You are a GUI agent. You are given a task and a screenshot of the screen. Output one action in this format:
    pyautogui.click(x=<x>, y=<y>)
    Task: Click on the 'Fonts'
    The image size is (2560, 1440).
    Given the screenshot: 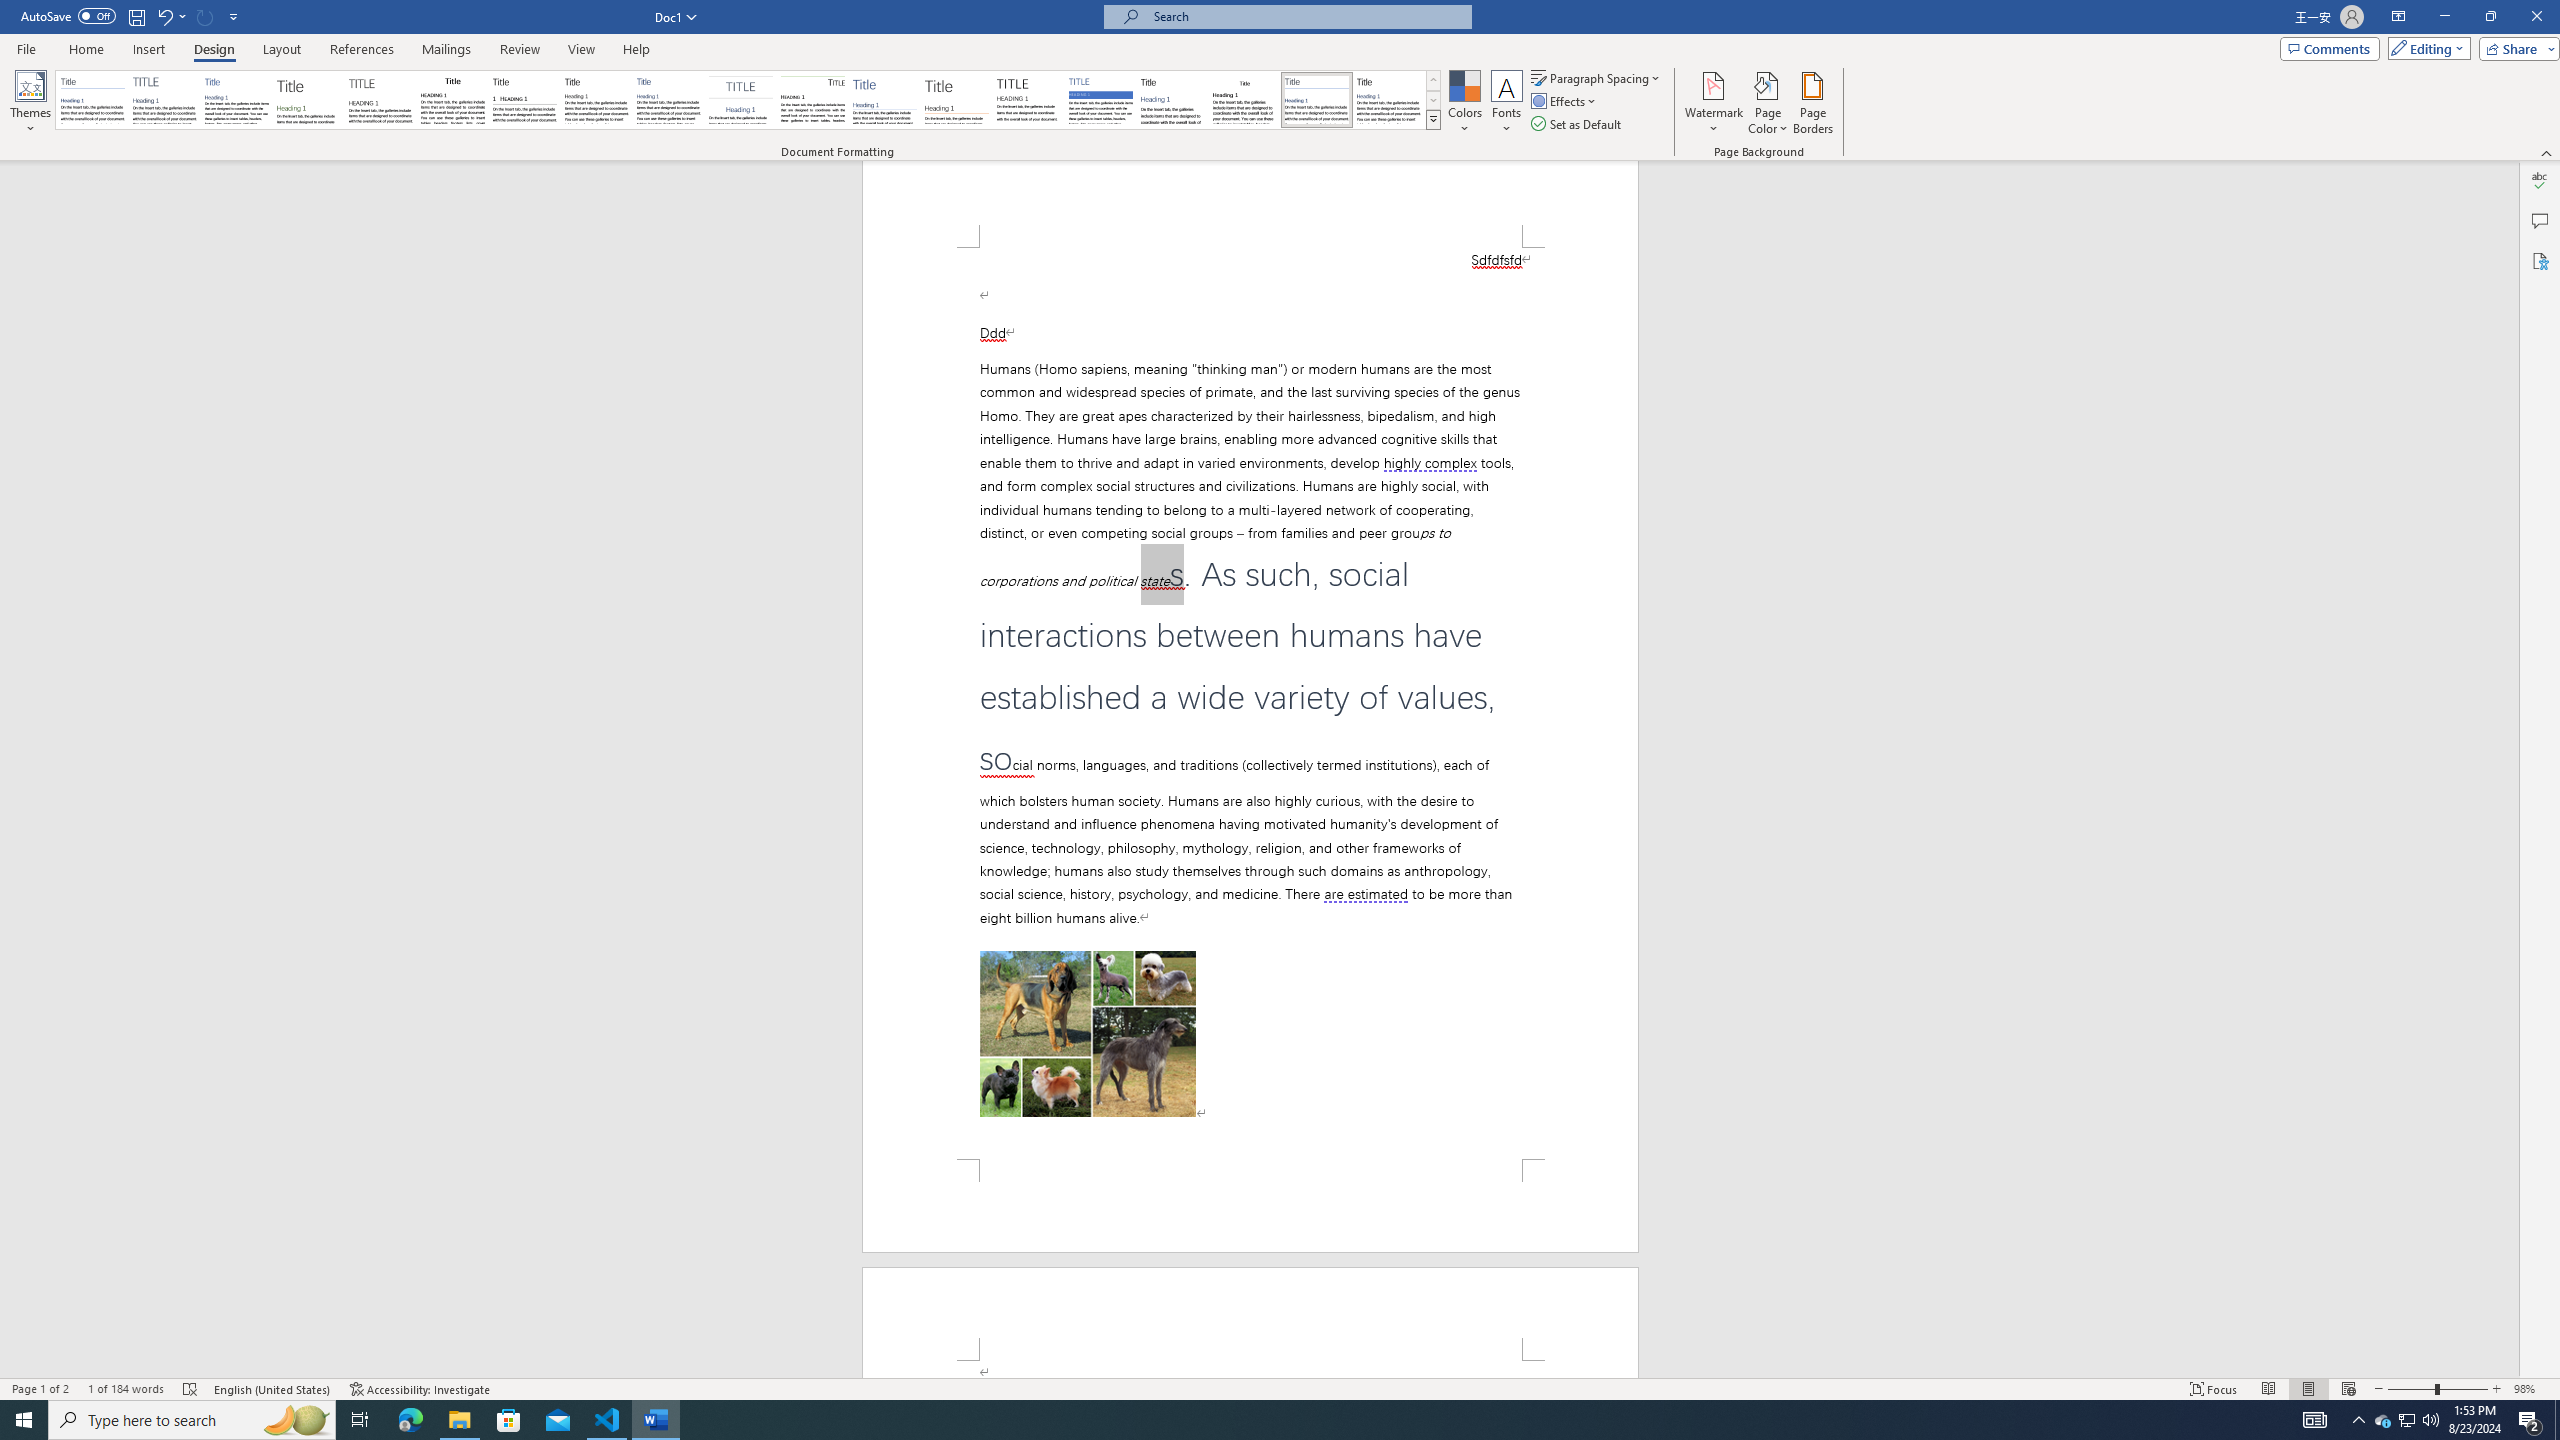 What is the action you would take?
    pyautogui.click(x=1505, y=103)
    